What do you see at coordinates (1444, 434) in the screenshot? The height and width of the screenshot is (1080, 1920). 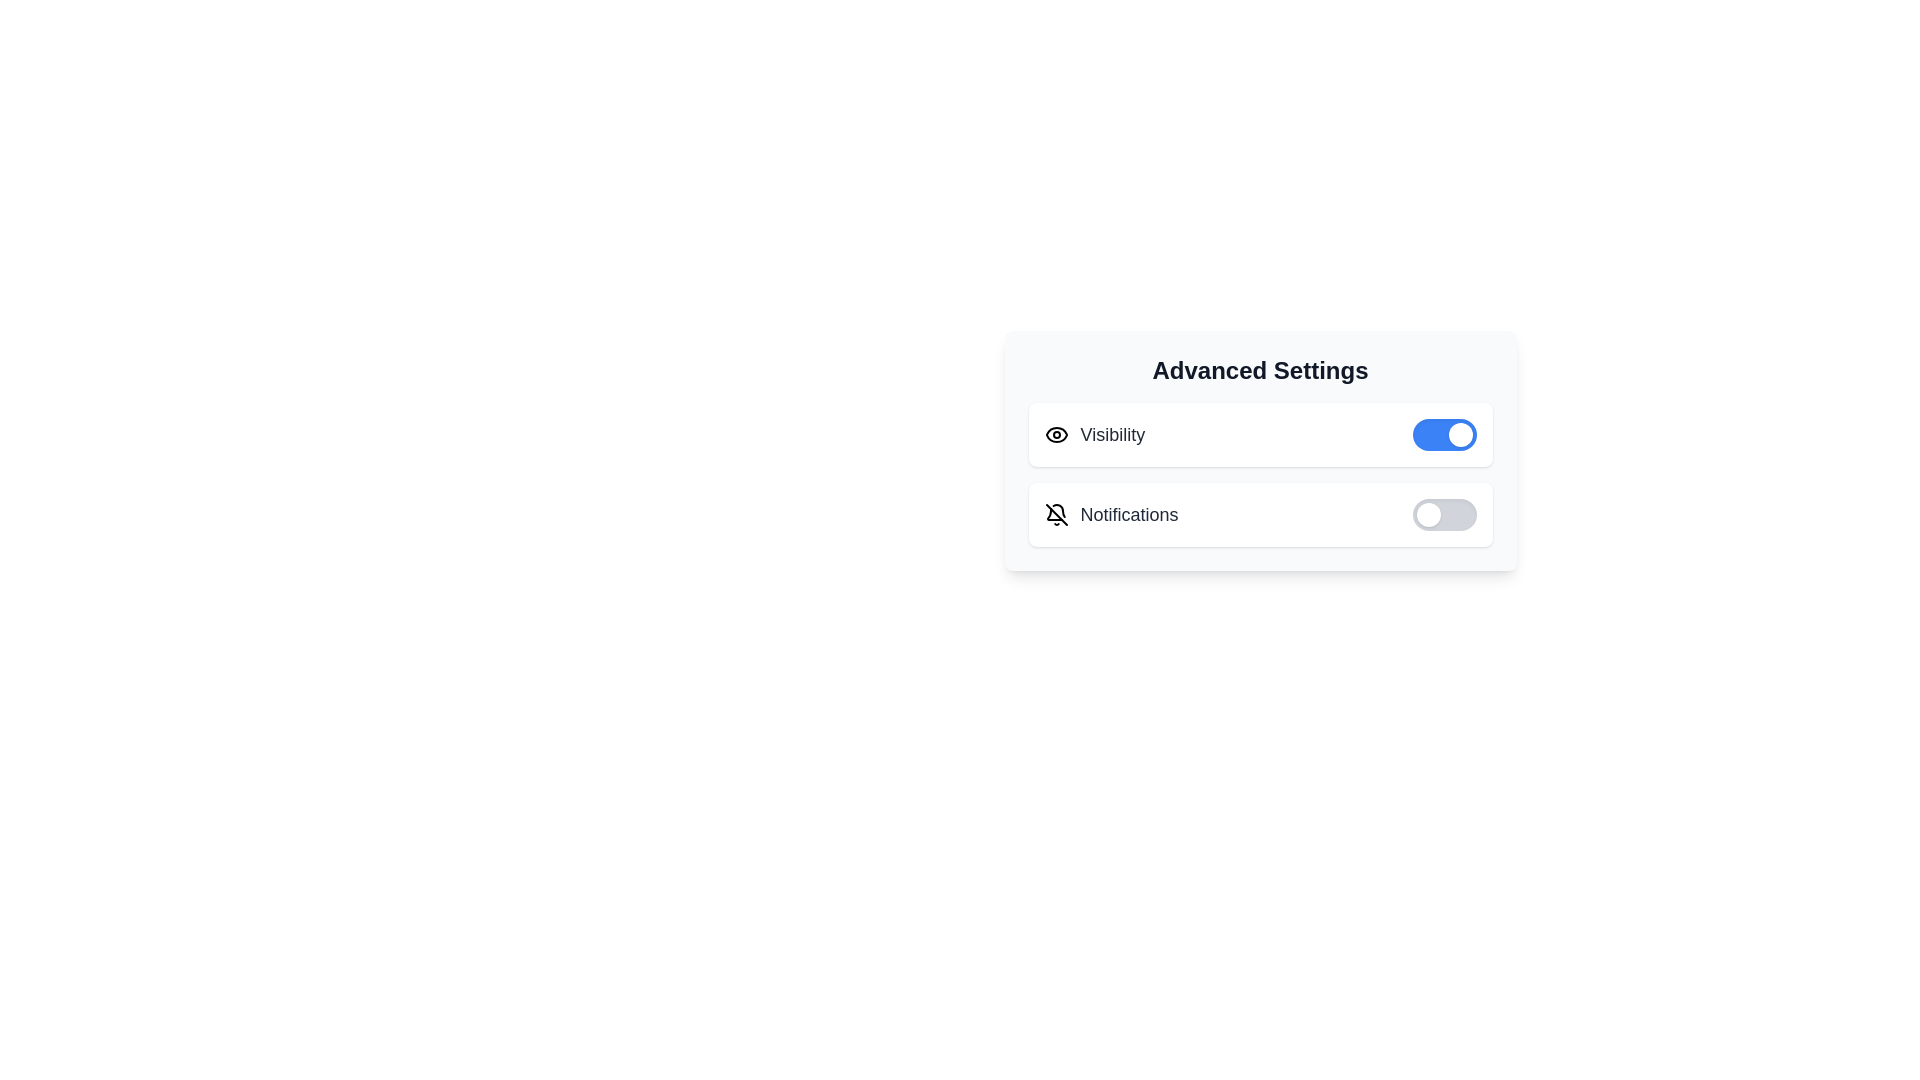 I see `the 'Visibility' switch to toggle its state` at bounding box center [1444, 434].